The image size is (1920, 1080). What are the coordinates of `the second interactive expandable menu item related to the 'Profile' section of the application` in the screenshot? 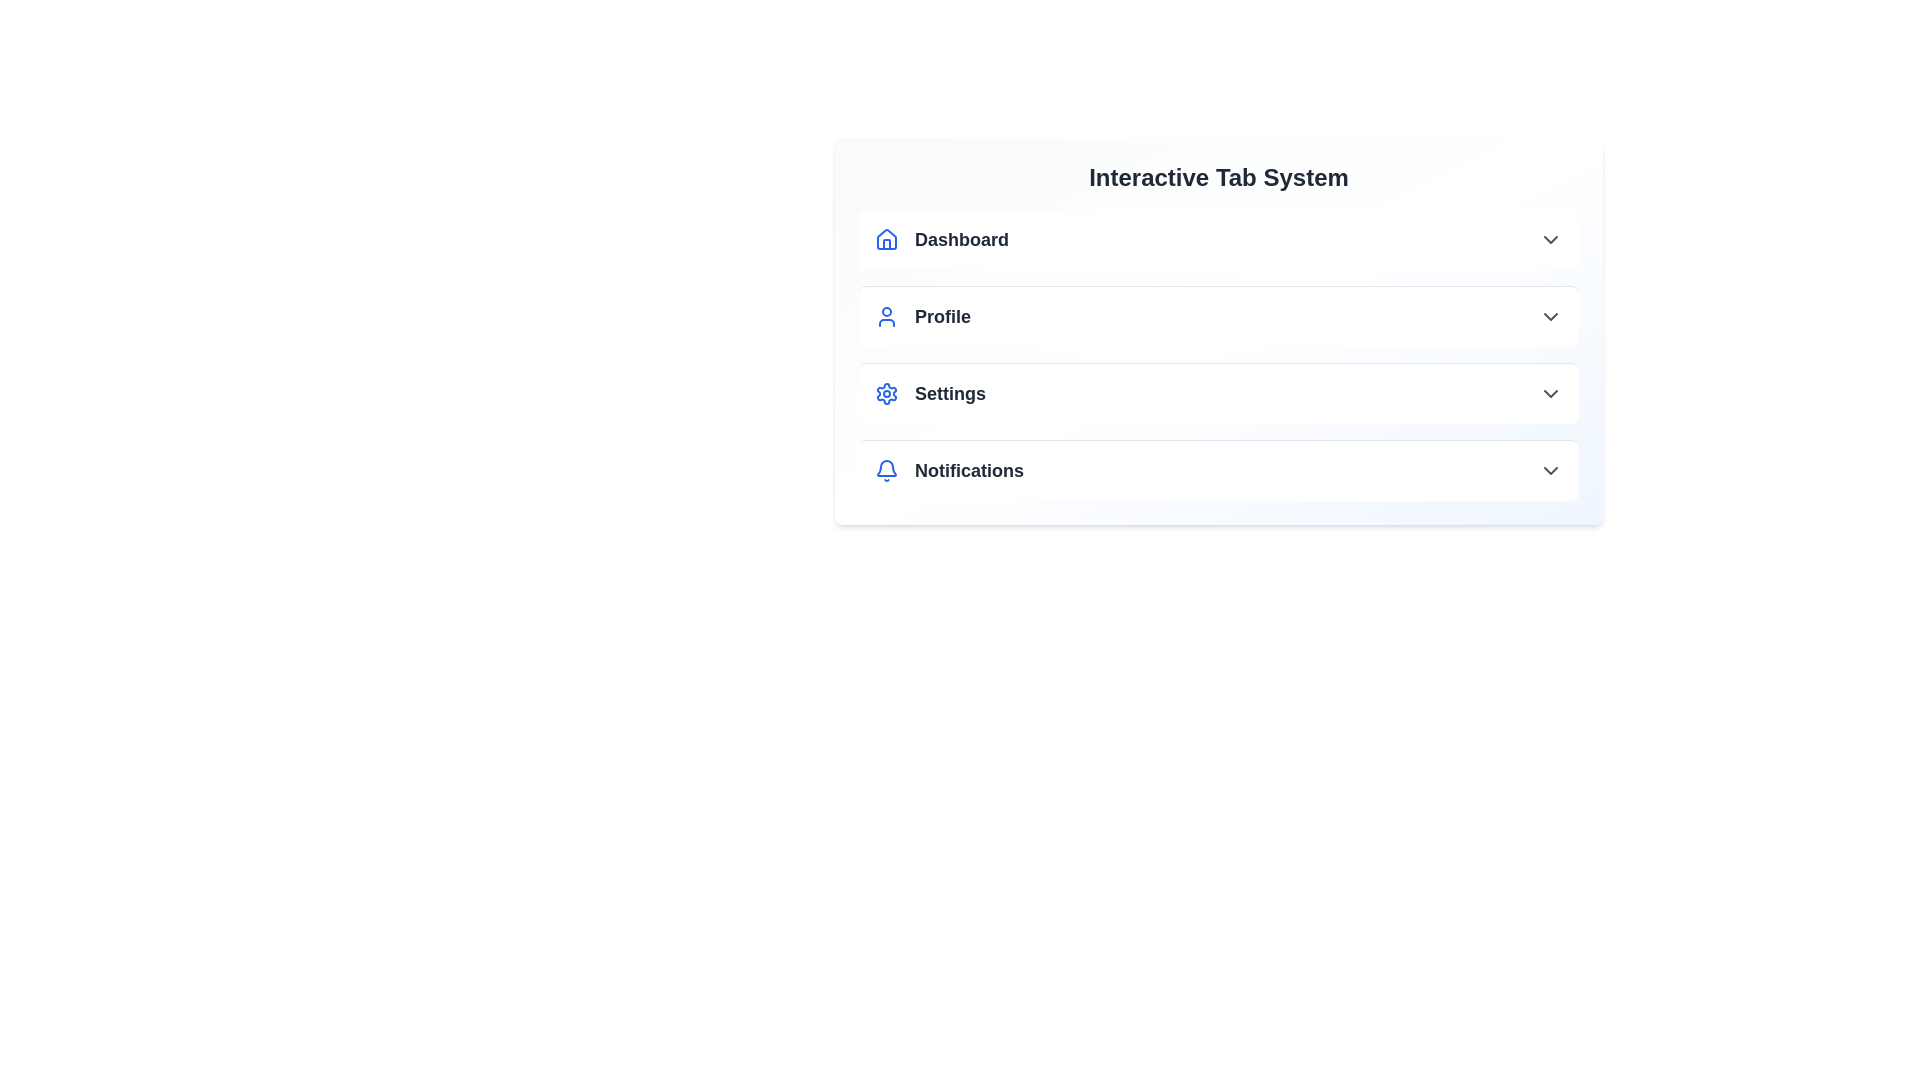 It's located at (1218, 315).